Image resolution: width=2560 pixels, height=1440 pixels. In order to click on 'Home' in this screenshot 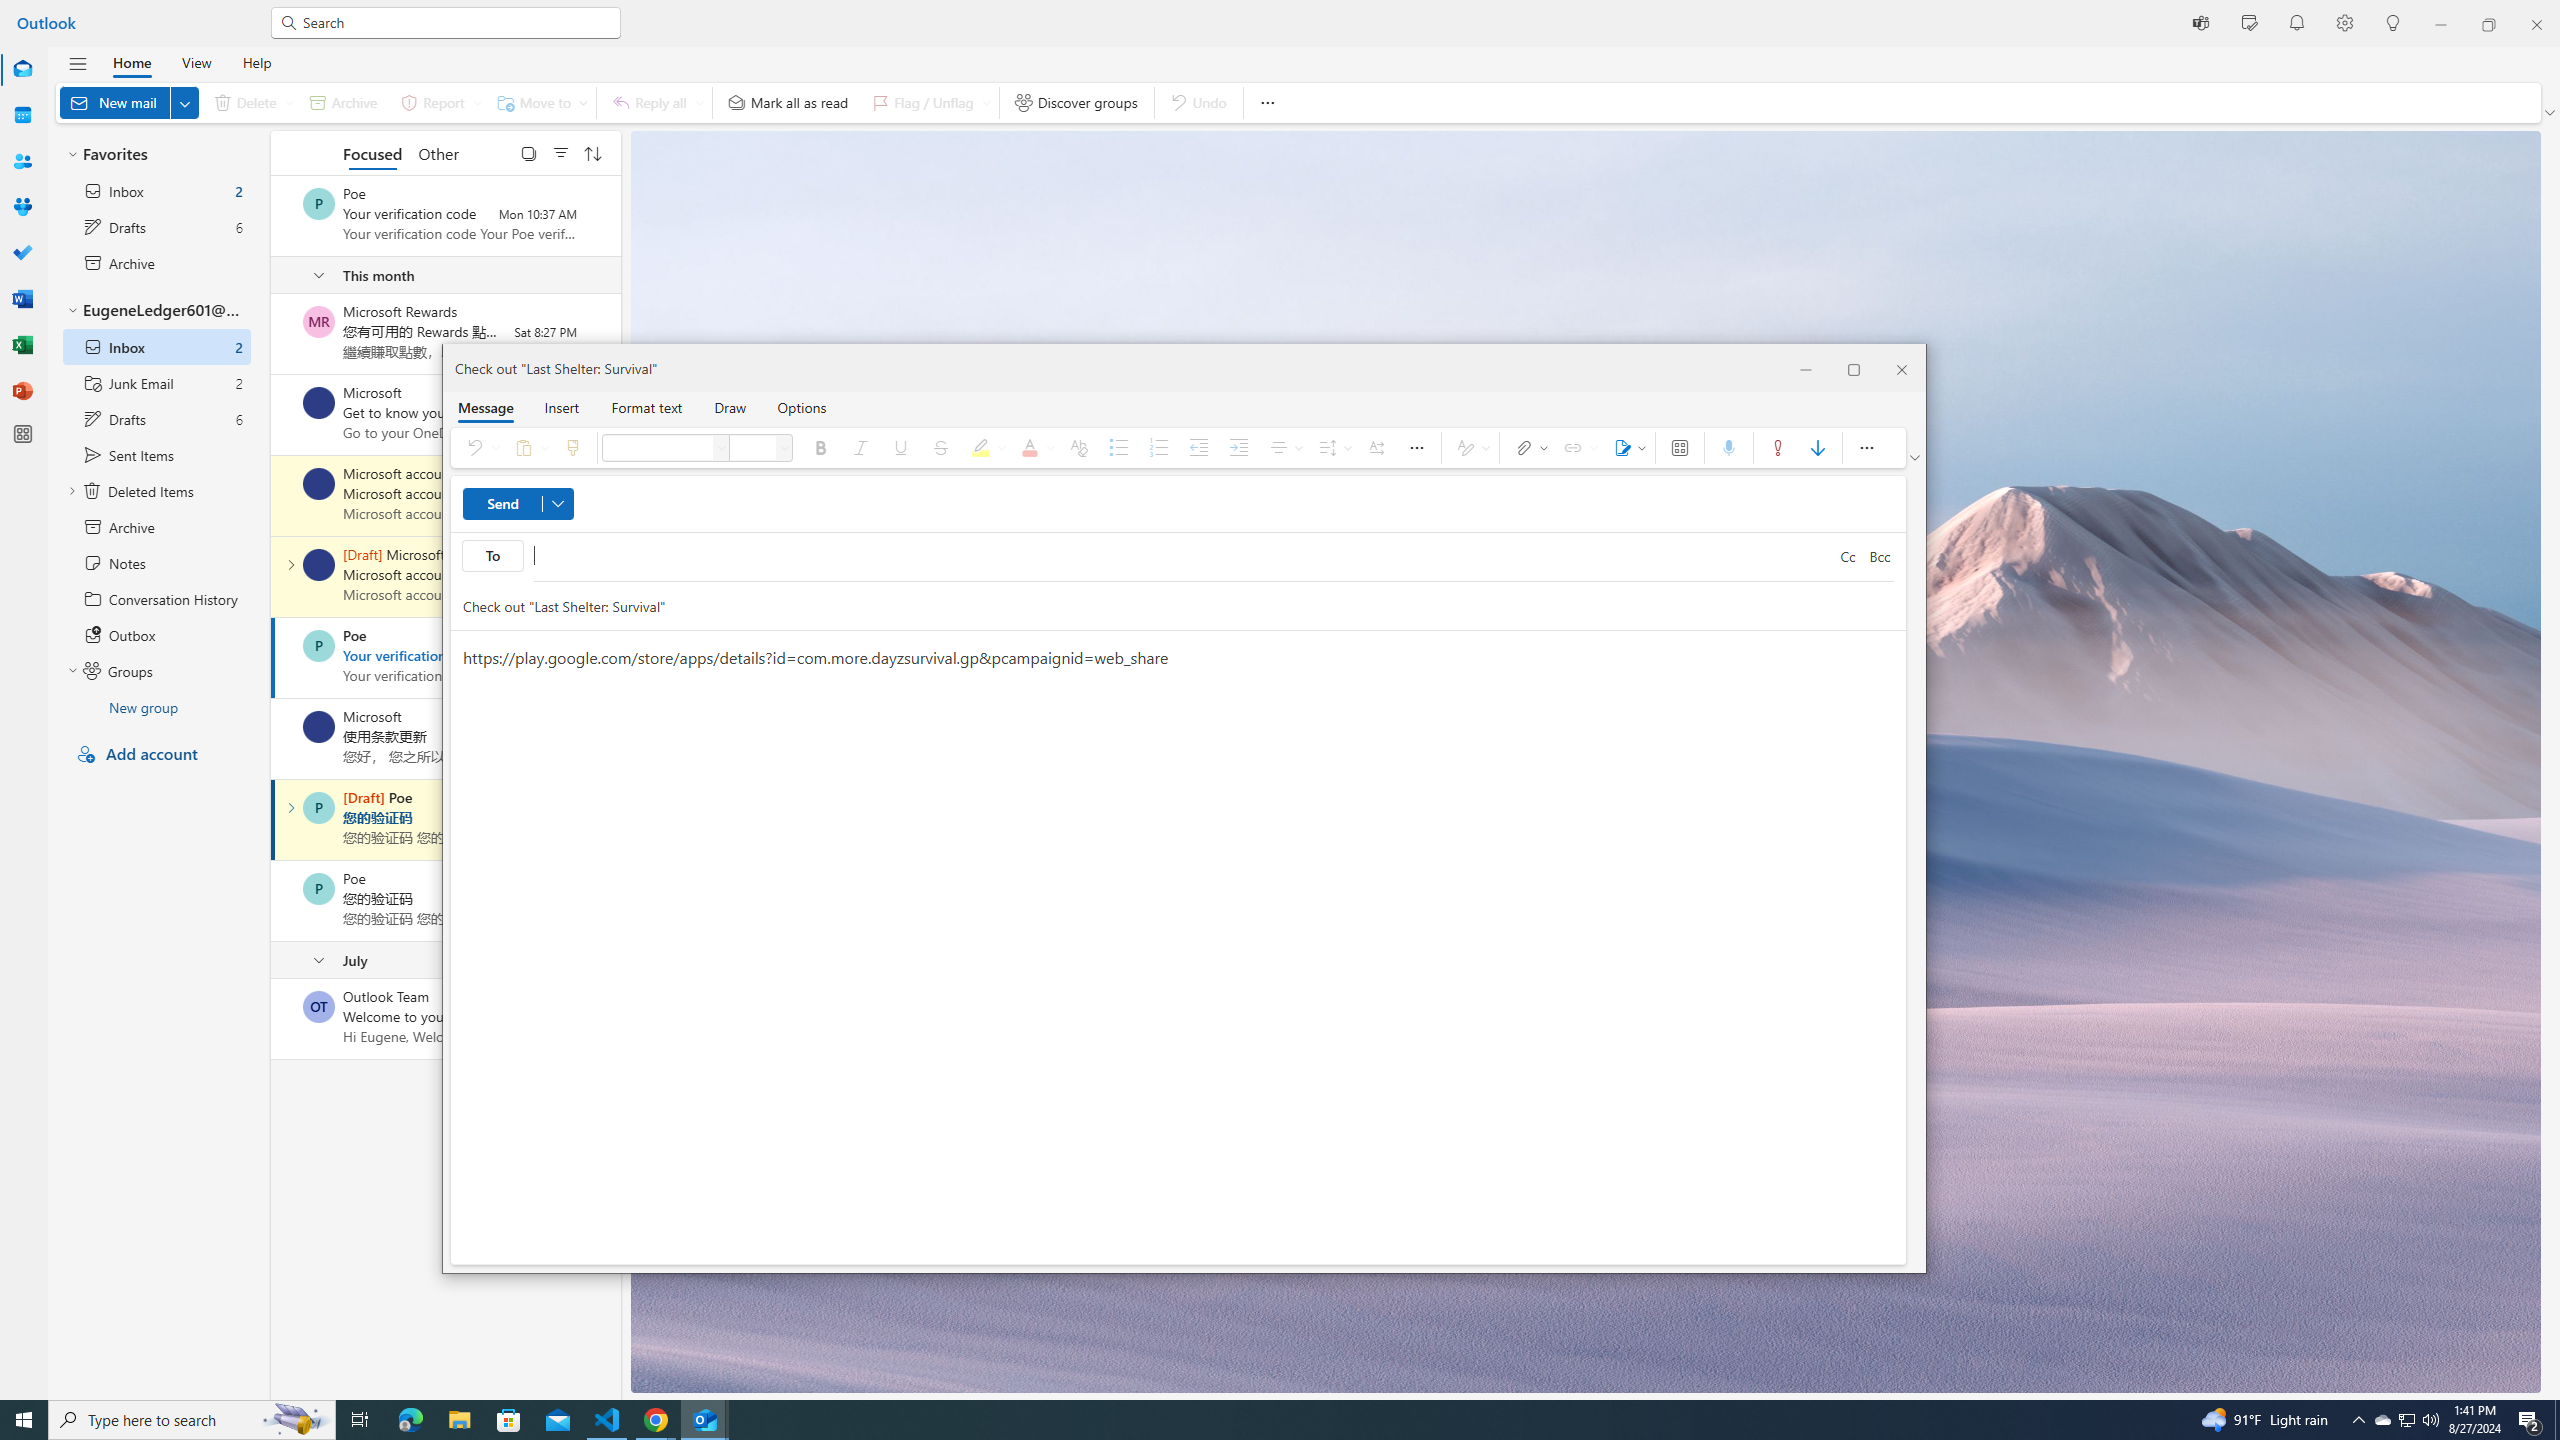, I will do `click(130, 61)`.